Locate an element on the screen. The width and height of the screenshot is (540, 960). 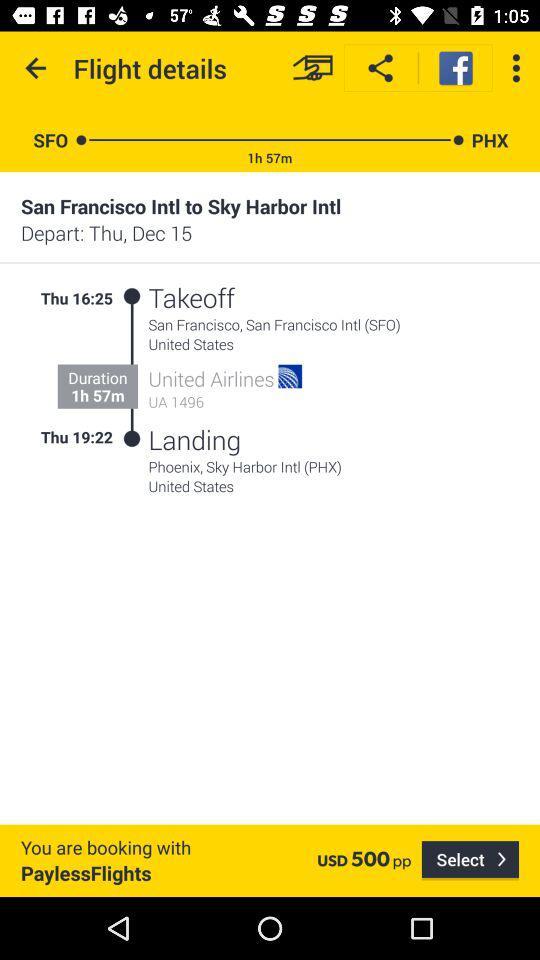
the item below the united airlines item is located at coordinates (226, 401).